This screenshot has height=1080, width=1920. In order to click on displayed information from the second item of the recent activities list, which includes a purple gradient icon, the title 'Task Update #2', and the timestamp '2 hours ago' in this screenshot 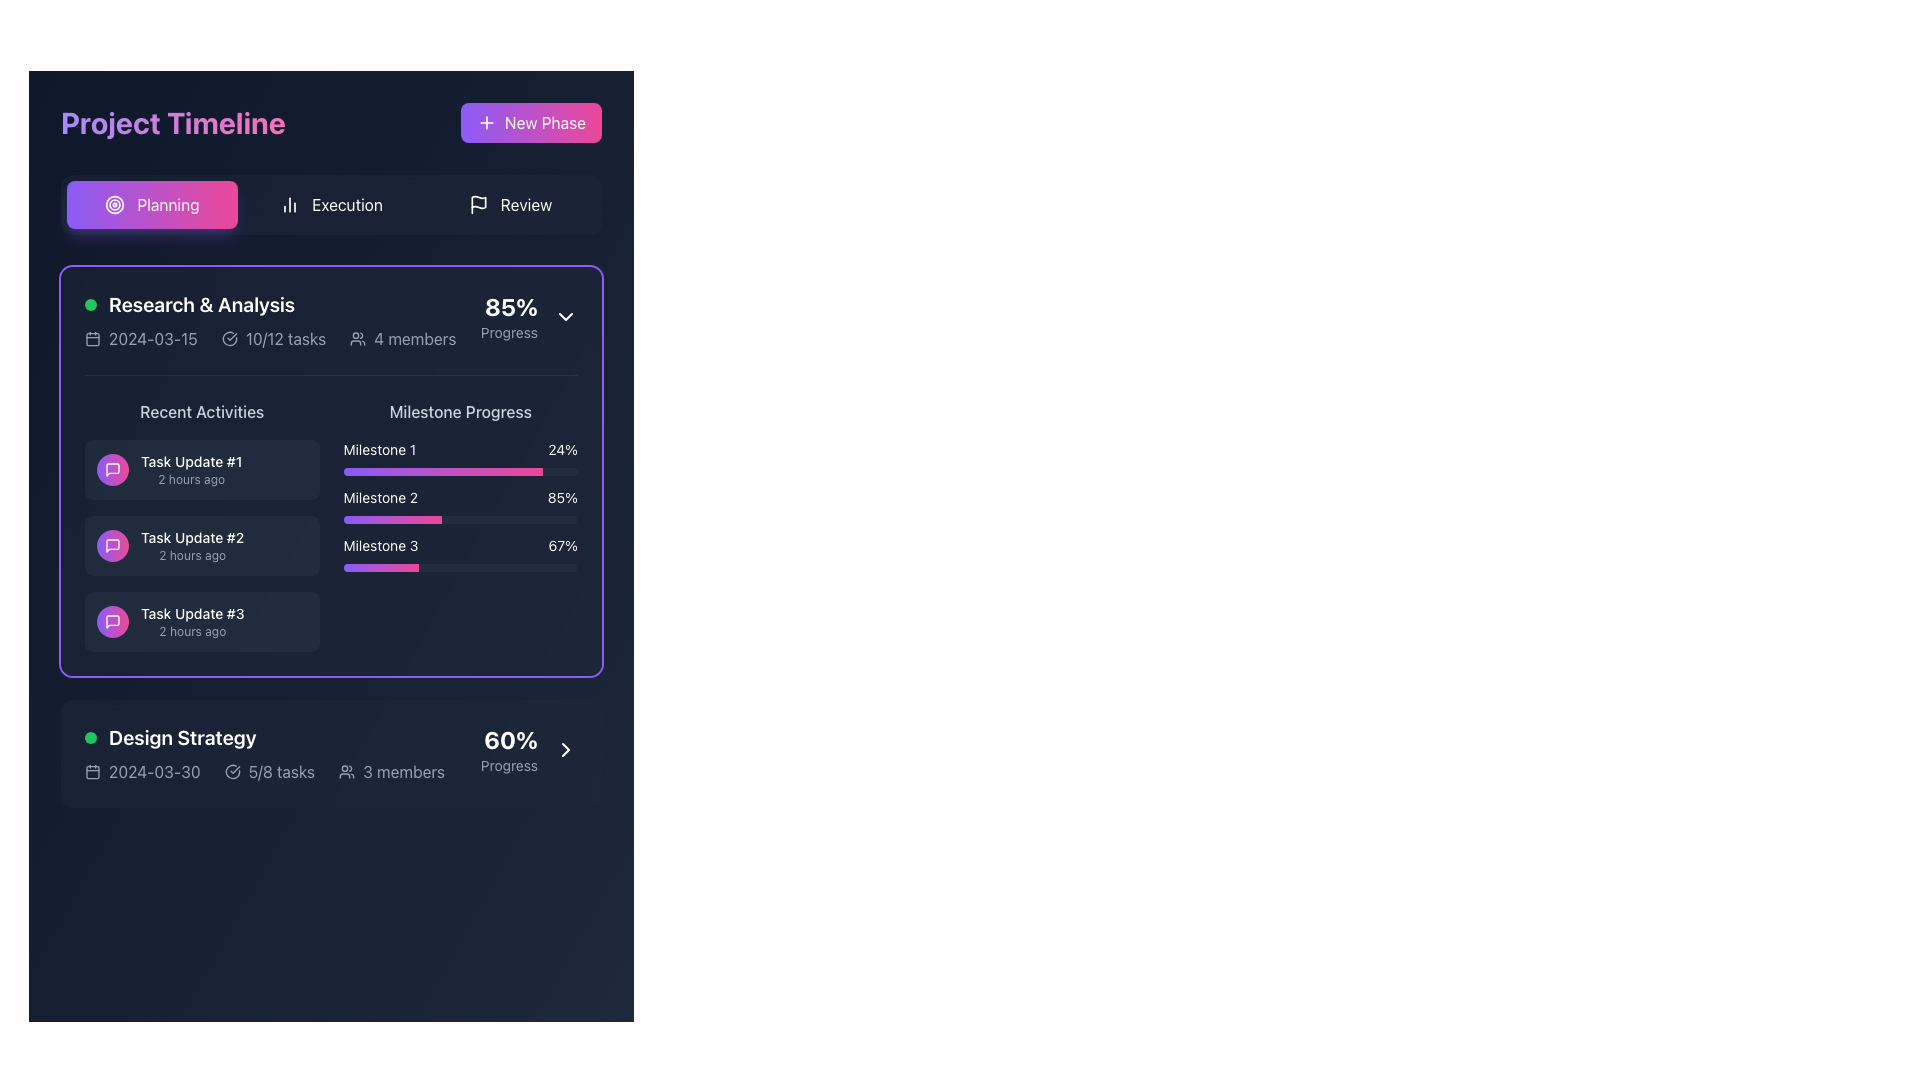, I will do `click(202, 524)`.